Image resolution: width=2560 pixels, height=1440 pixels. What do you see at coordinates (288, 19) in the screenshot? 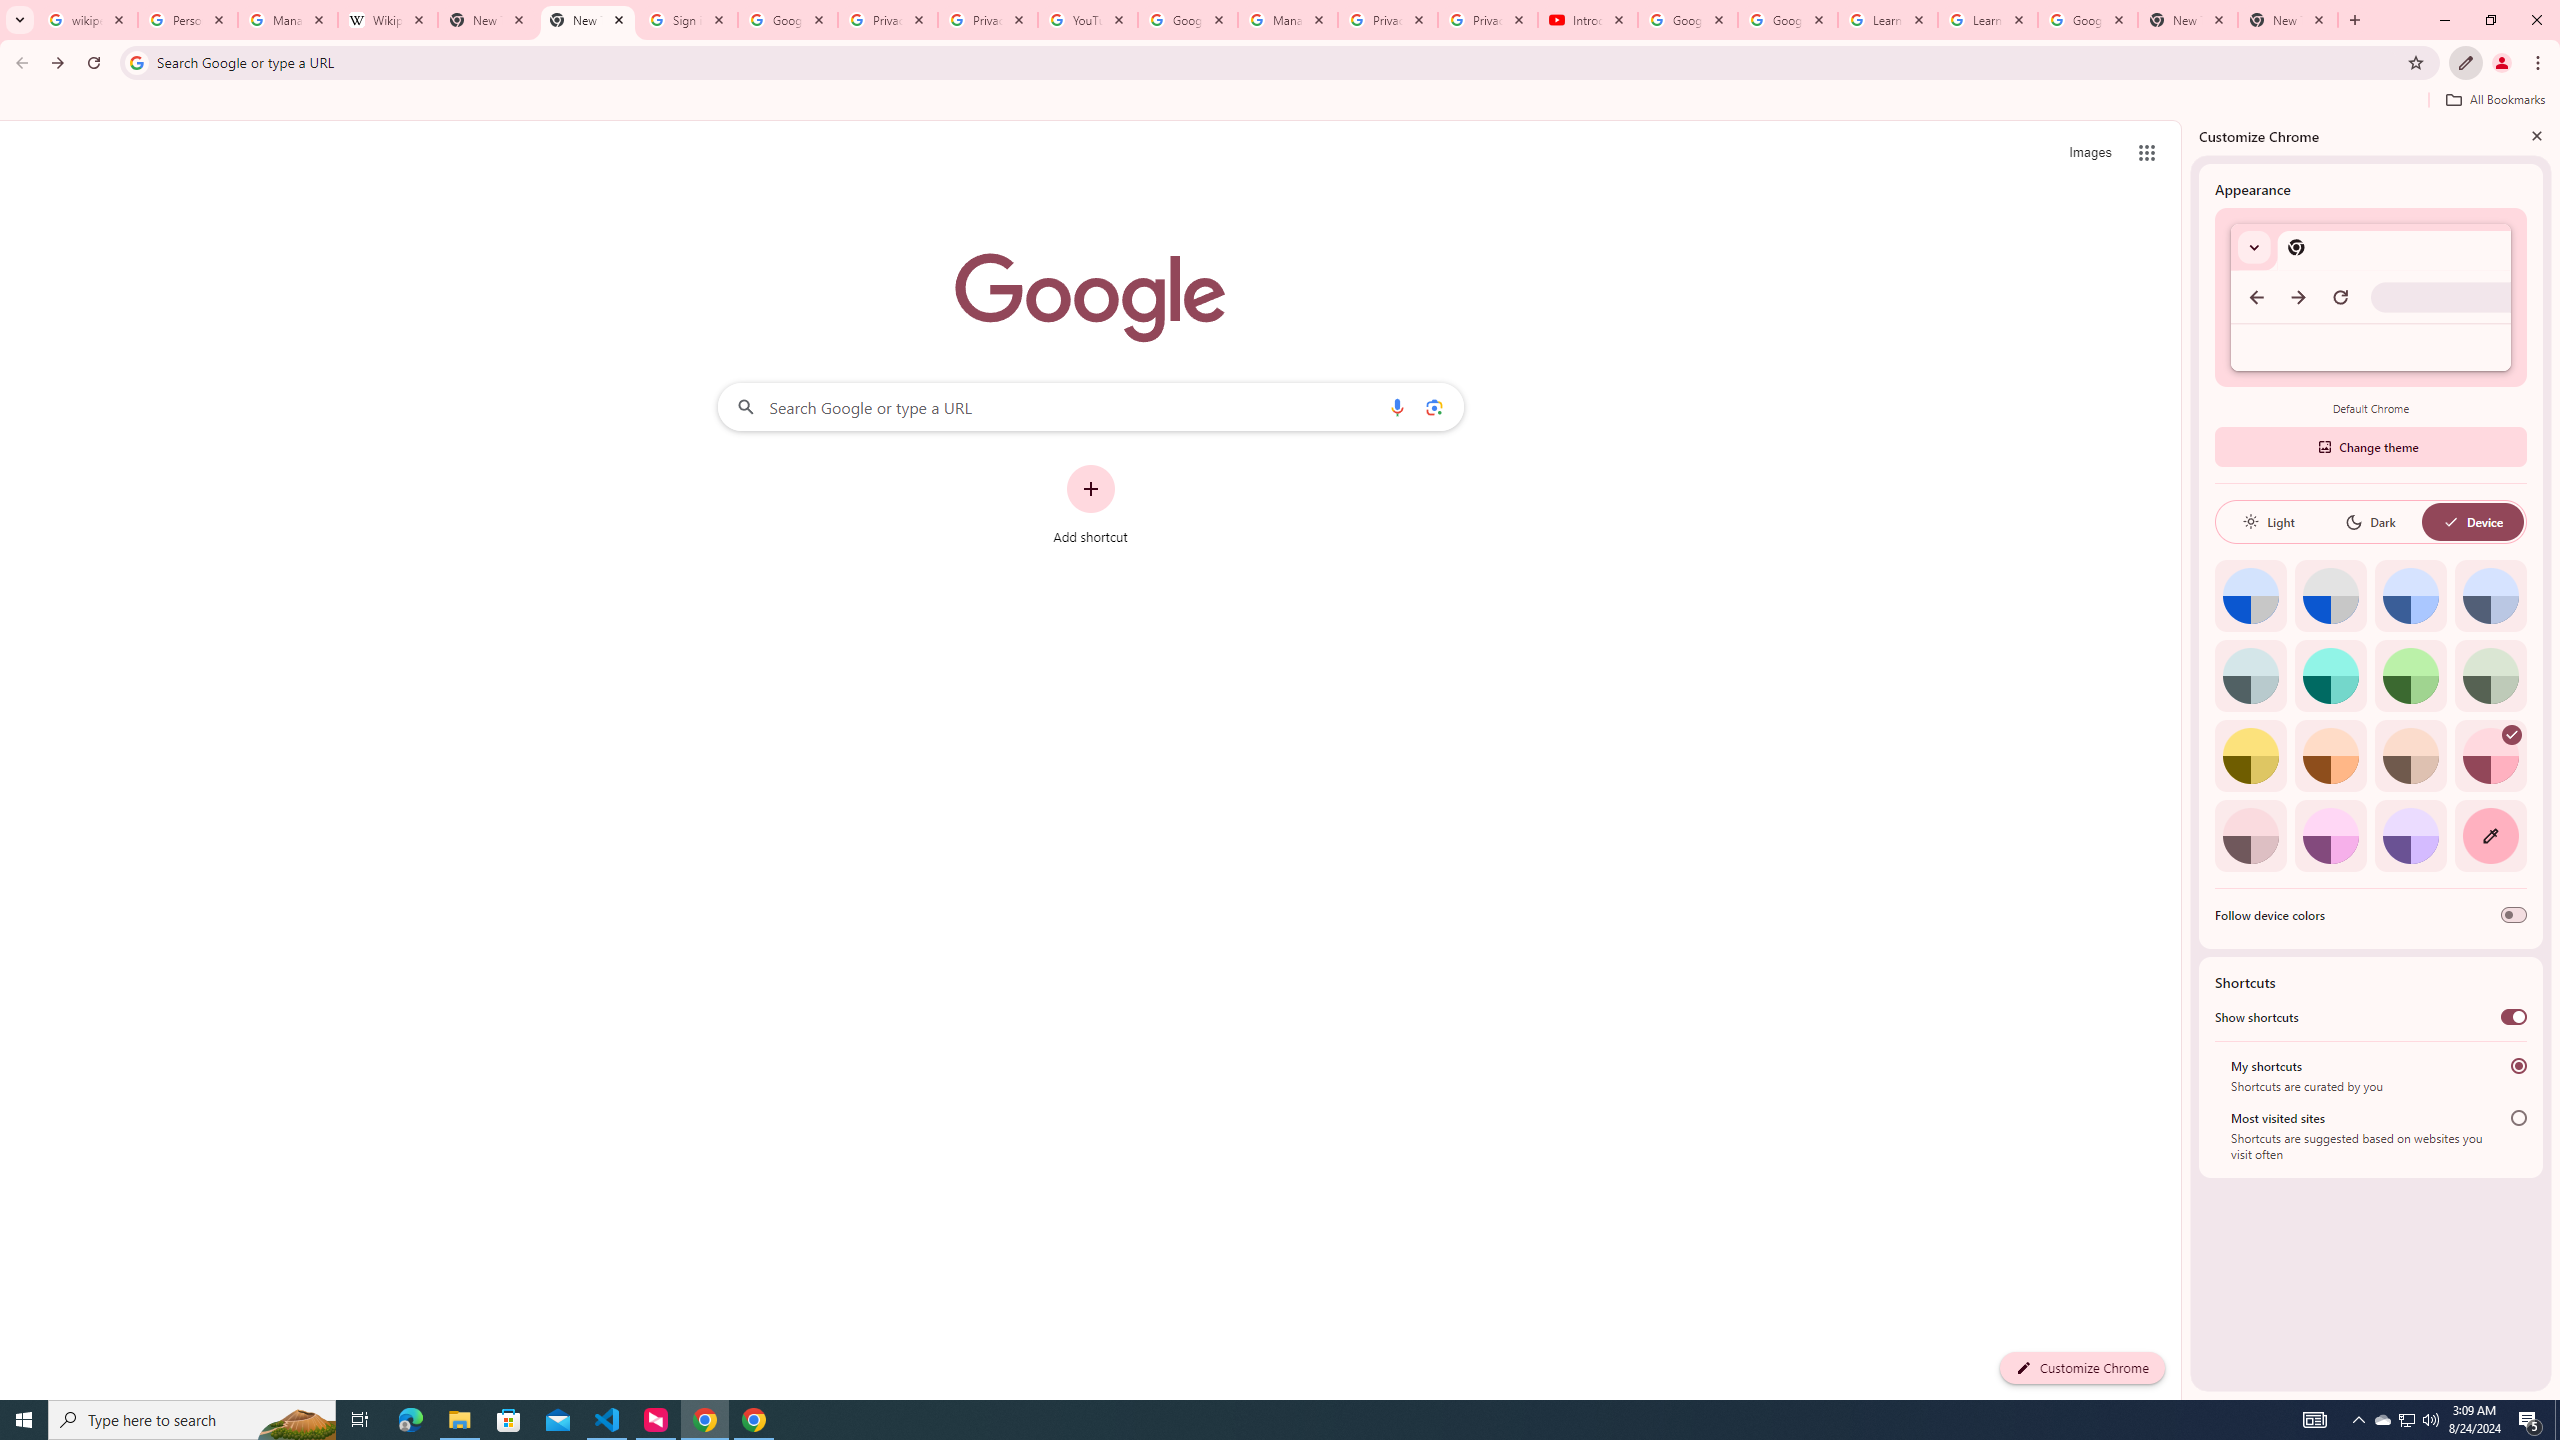
I see `'Manage your Location History - Google Search Help'` at bounding box center [288, 19].